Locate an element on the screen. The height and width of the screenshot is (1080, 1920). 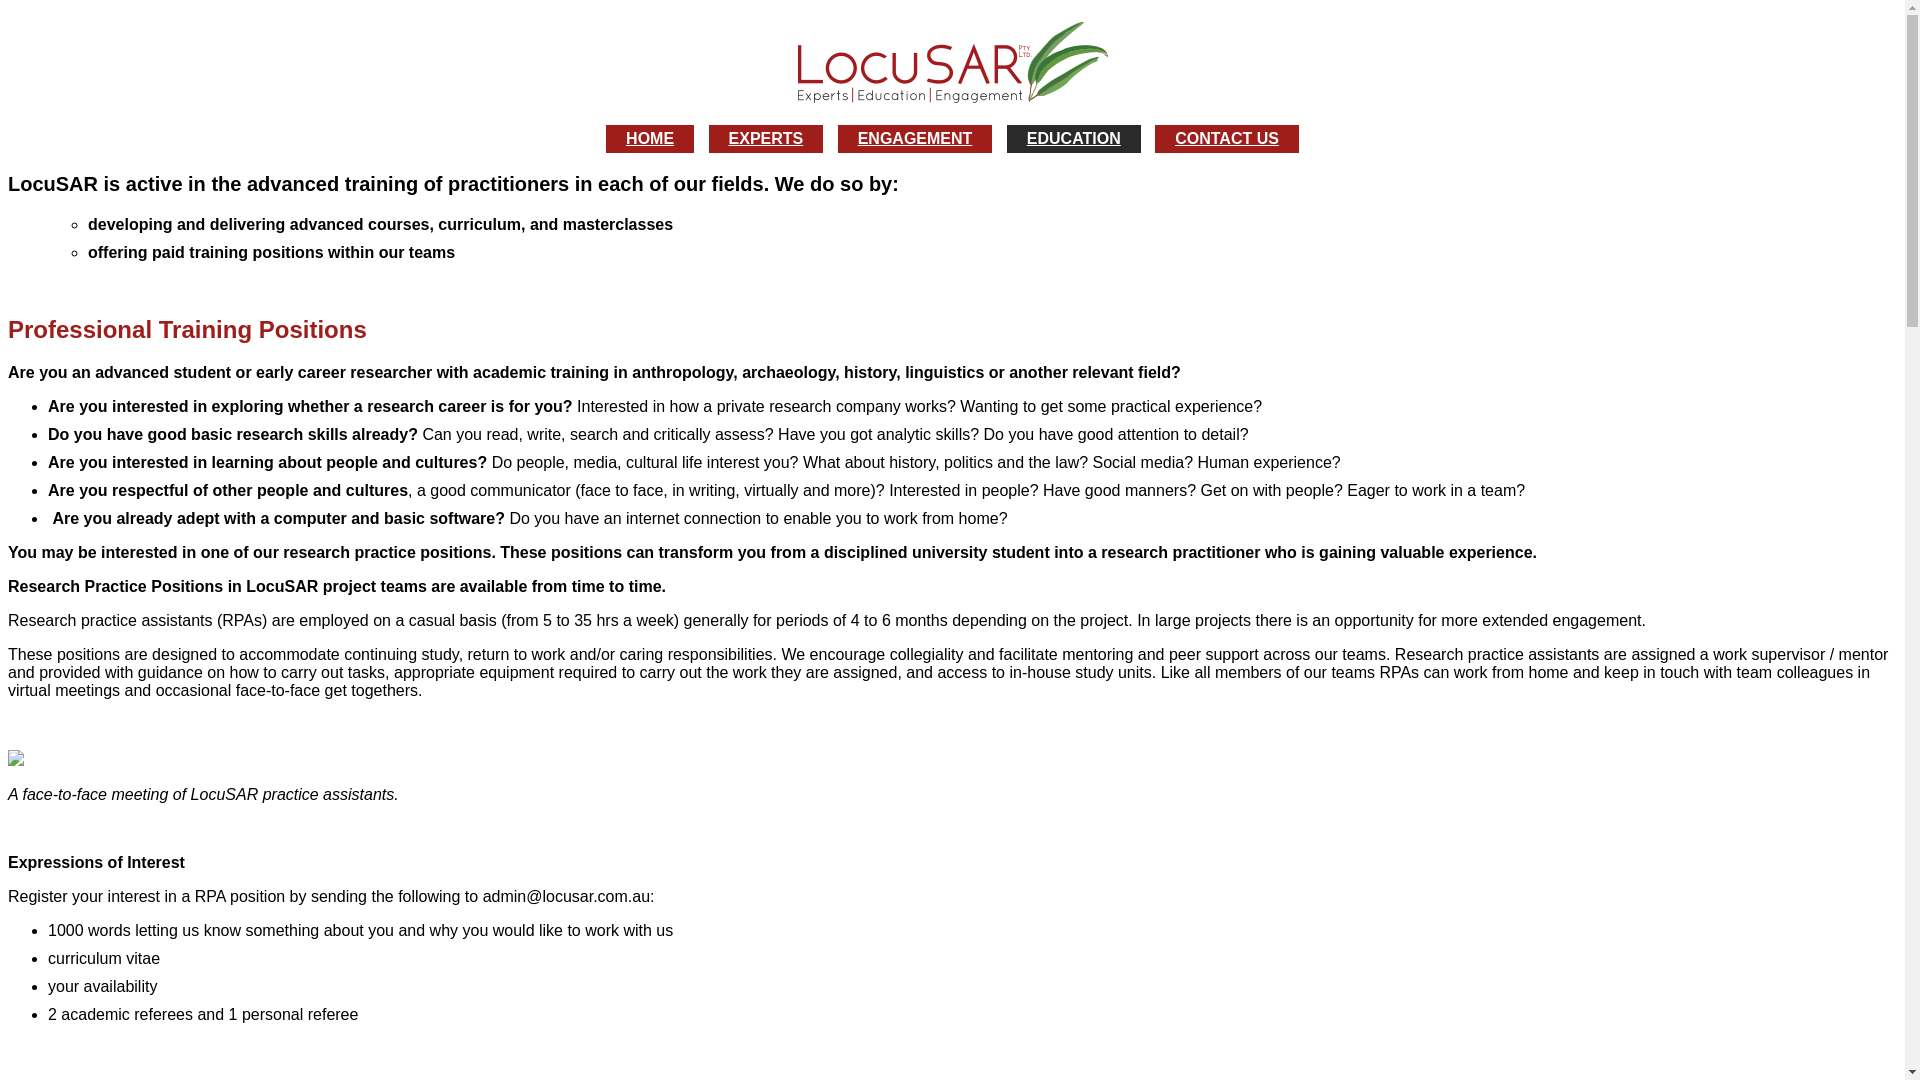
'HOME' is located at coordinates (649, 137).